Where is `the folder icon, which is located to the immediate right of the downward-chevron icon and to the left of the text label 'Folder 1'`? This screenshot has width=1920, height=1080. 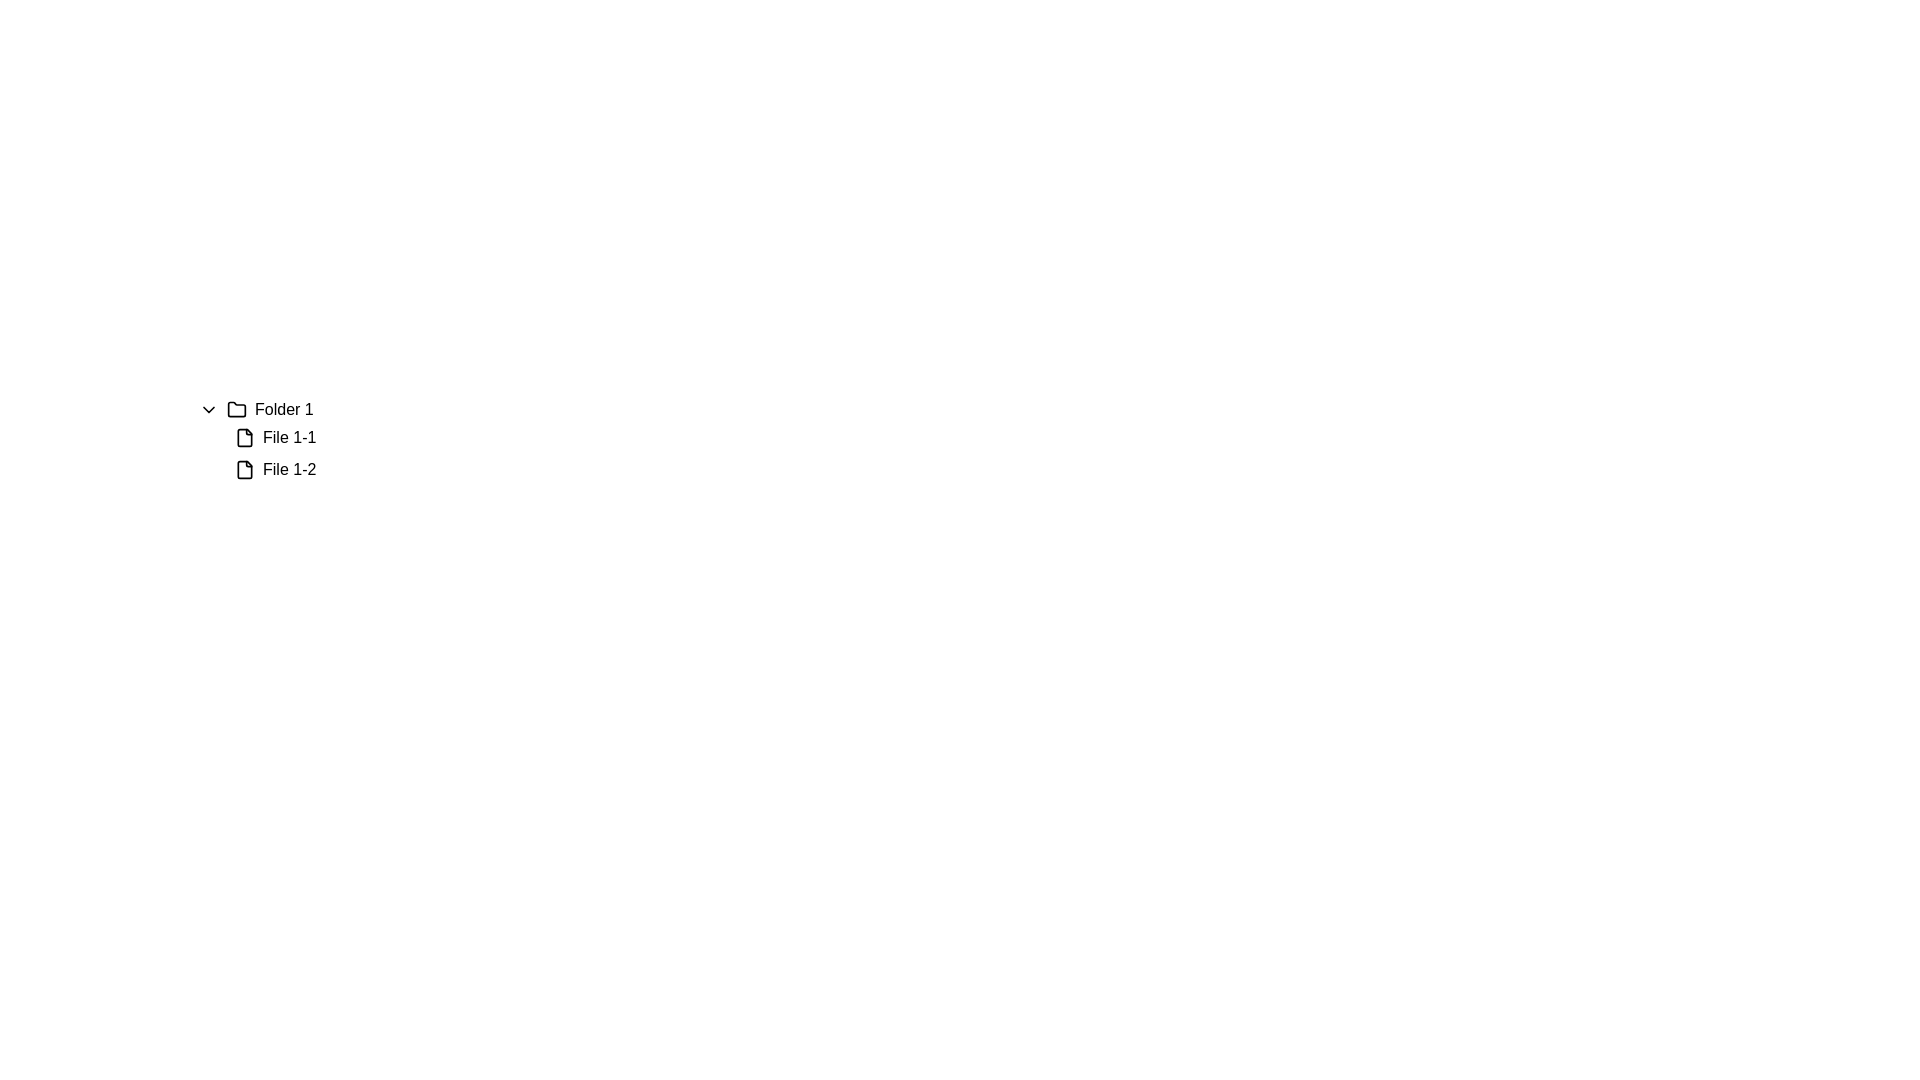
the folder icon, which is located to the immediate right of the downward-chevron icon and to the left of the text label 'Folder 1' is located at coordinates (236, 408).